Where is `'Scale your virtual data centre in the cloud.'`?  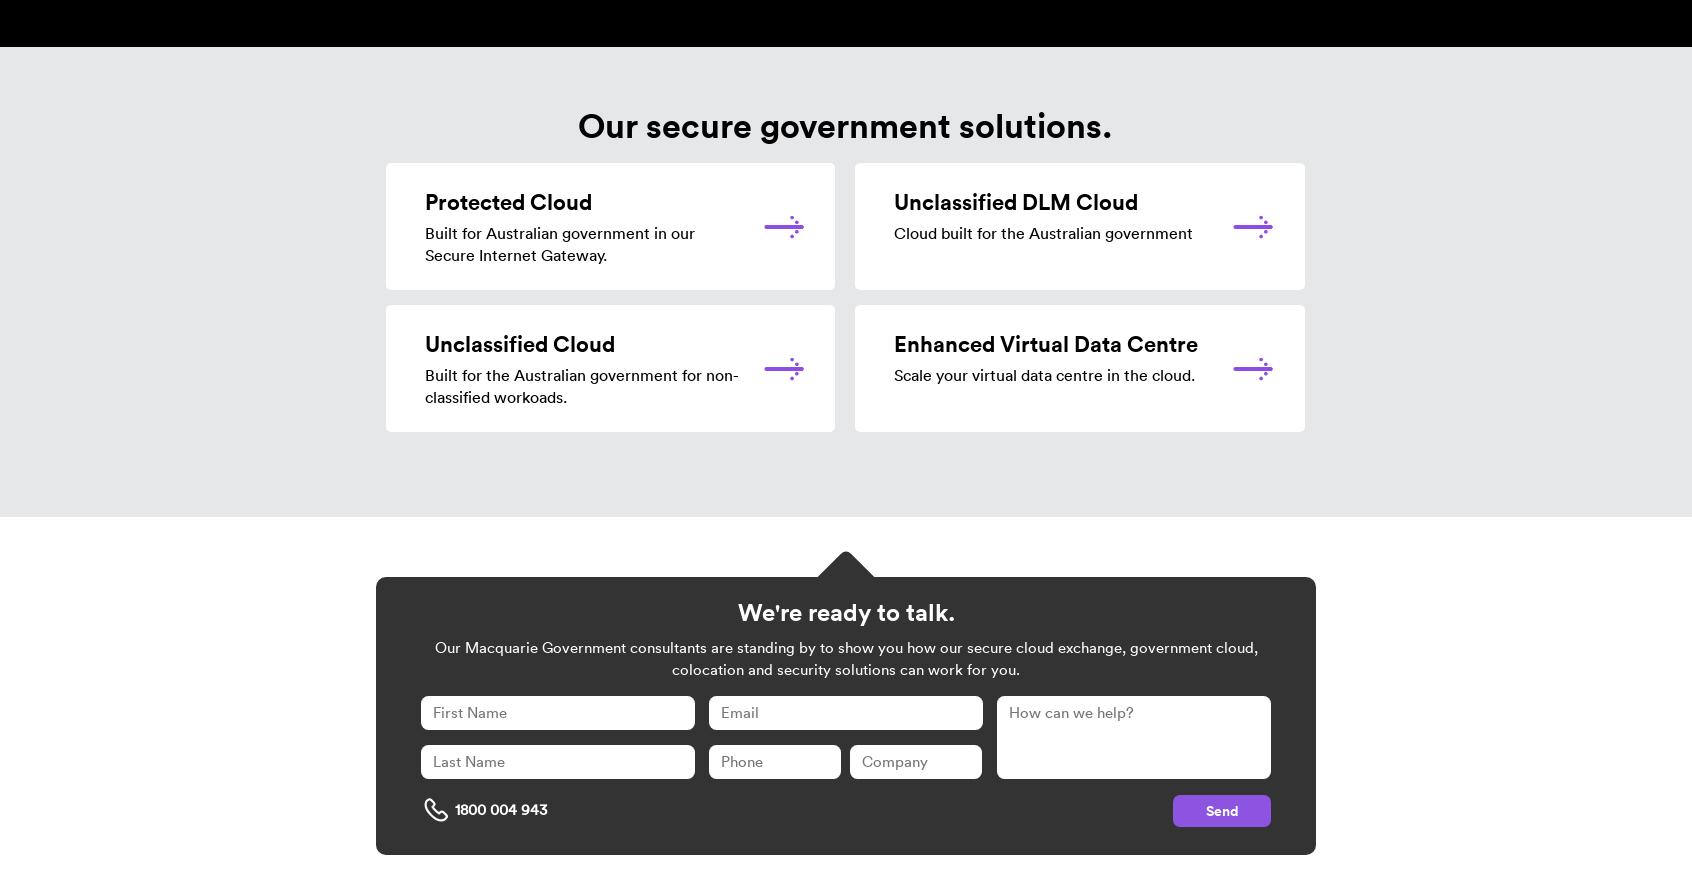
'Scale your virtual data centre in the cloud.' is located at coordinates (1043, 373).